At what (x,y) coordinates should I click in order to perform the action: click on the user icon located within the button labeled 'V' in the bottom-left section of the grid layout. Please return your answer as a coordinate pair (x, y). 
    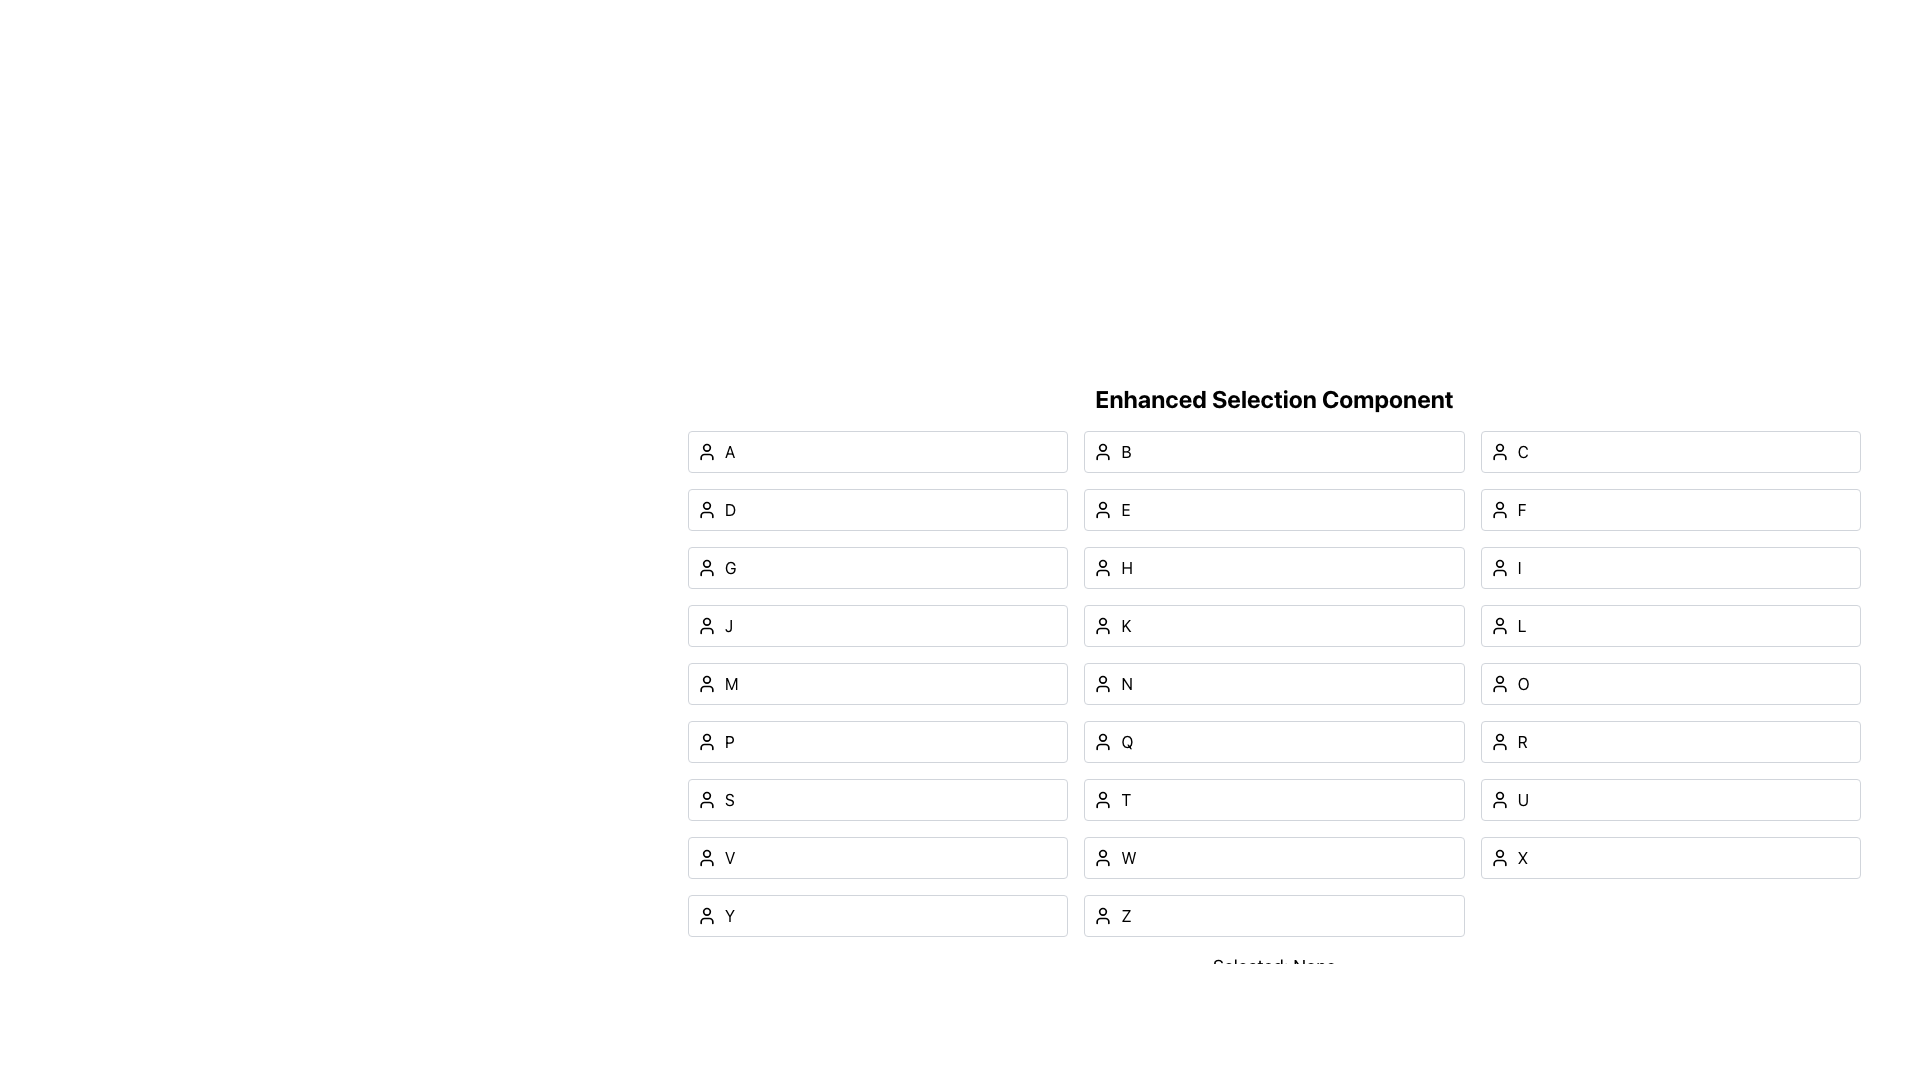
    Looking at the image, I should click on (706, 856).